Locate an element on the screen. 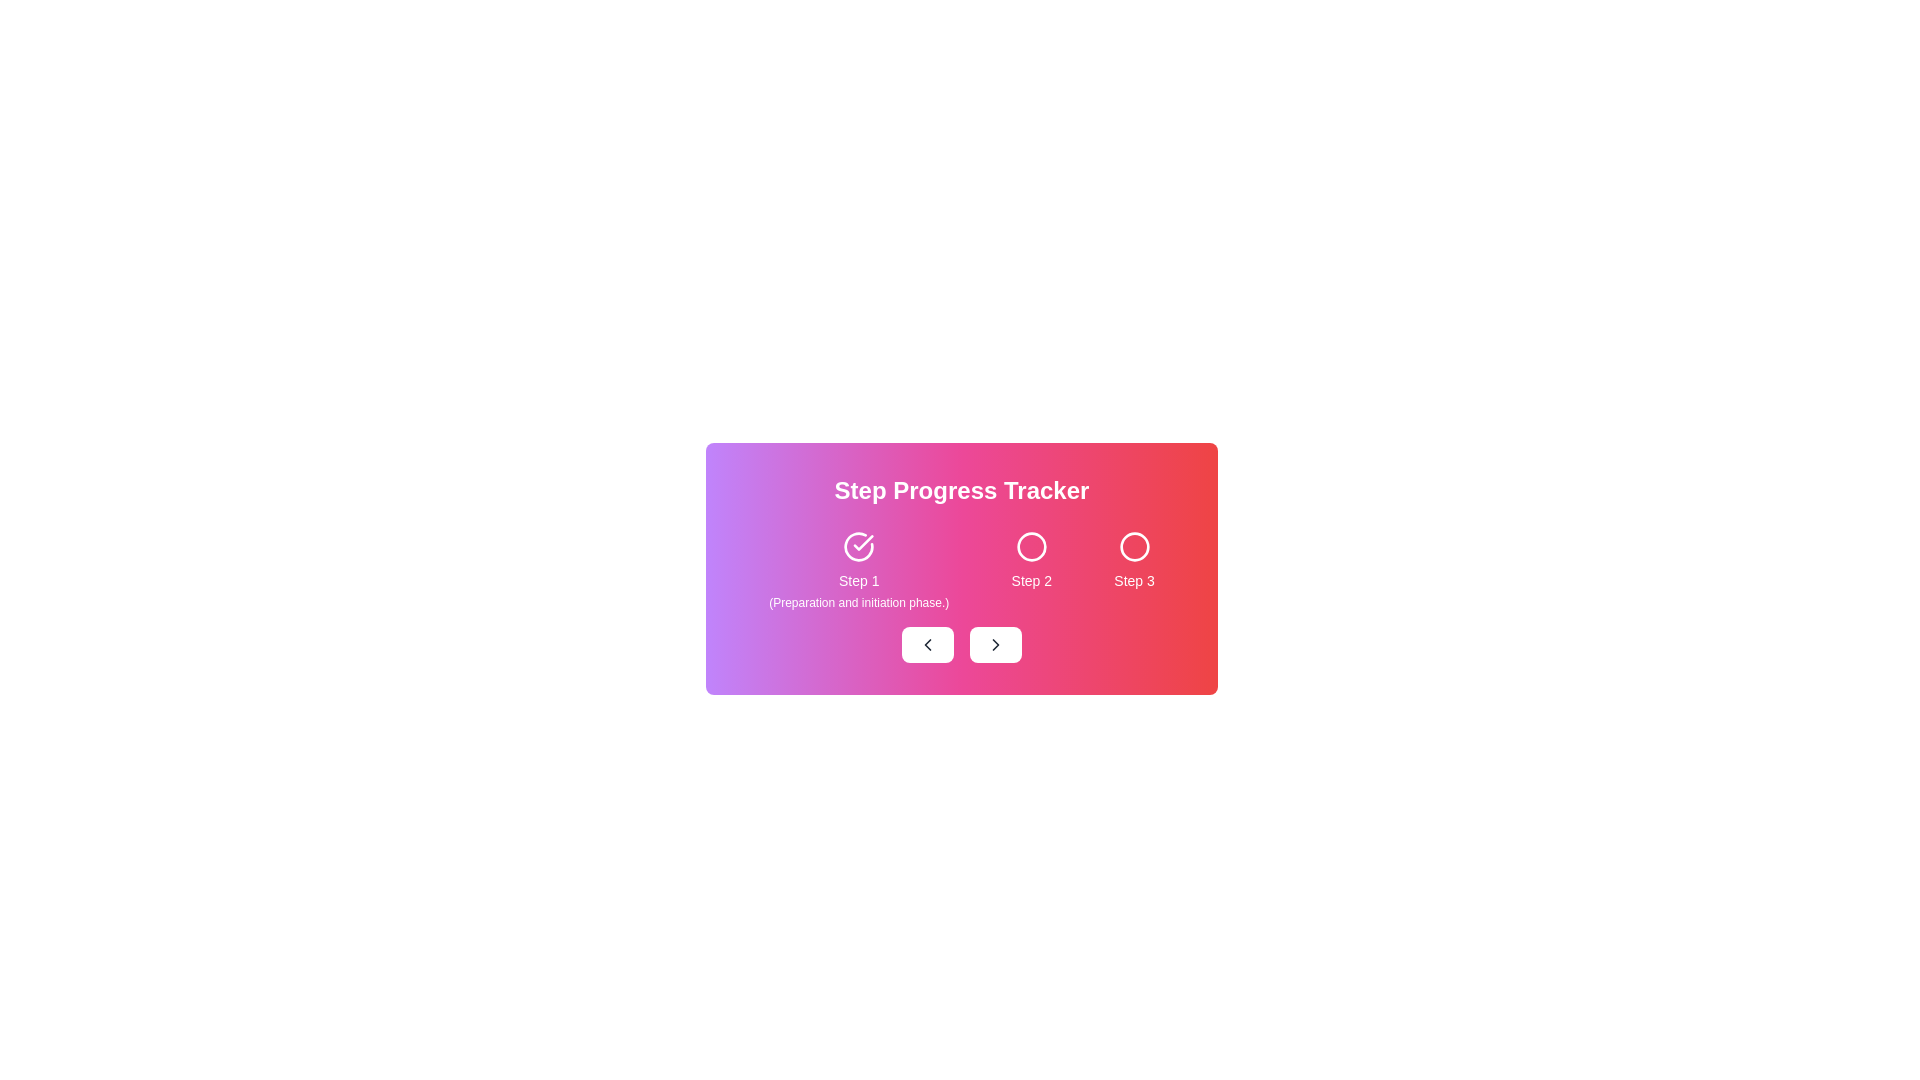 This screenshot has width=1920, height=1080. the navigation button labeled 'Previous' is located at coordinates (926, 644).